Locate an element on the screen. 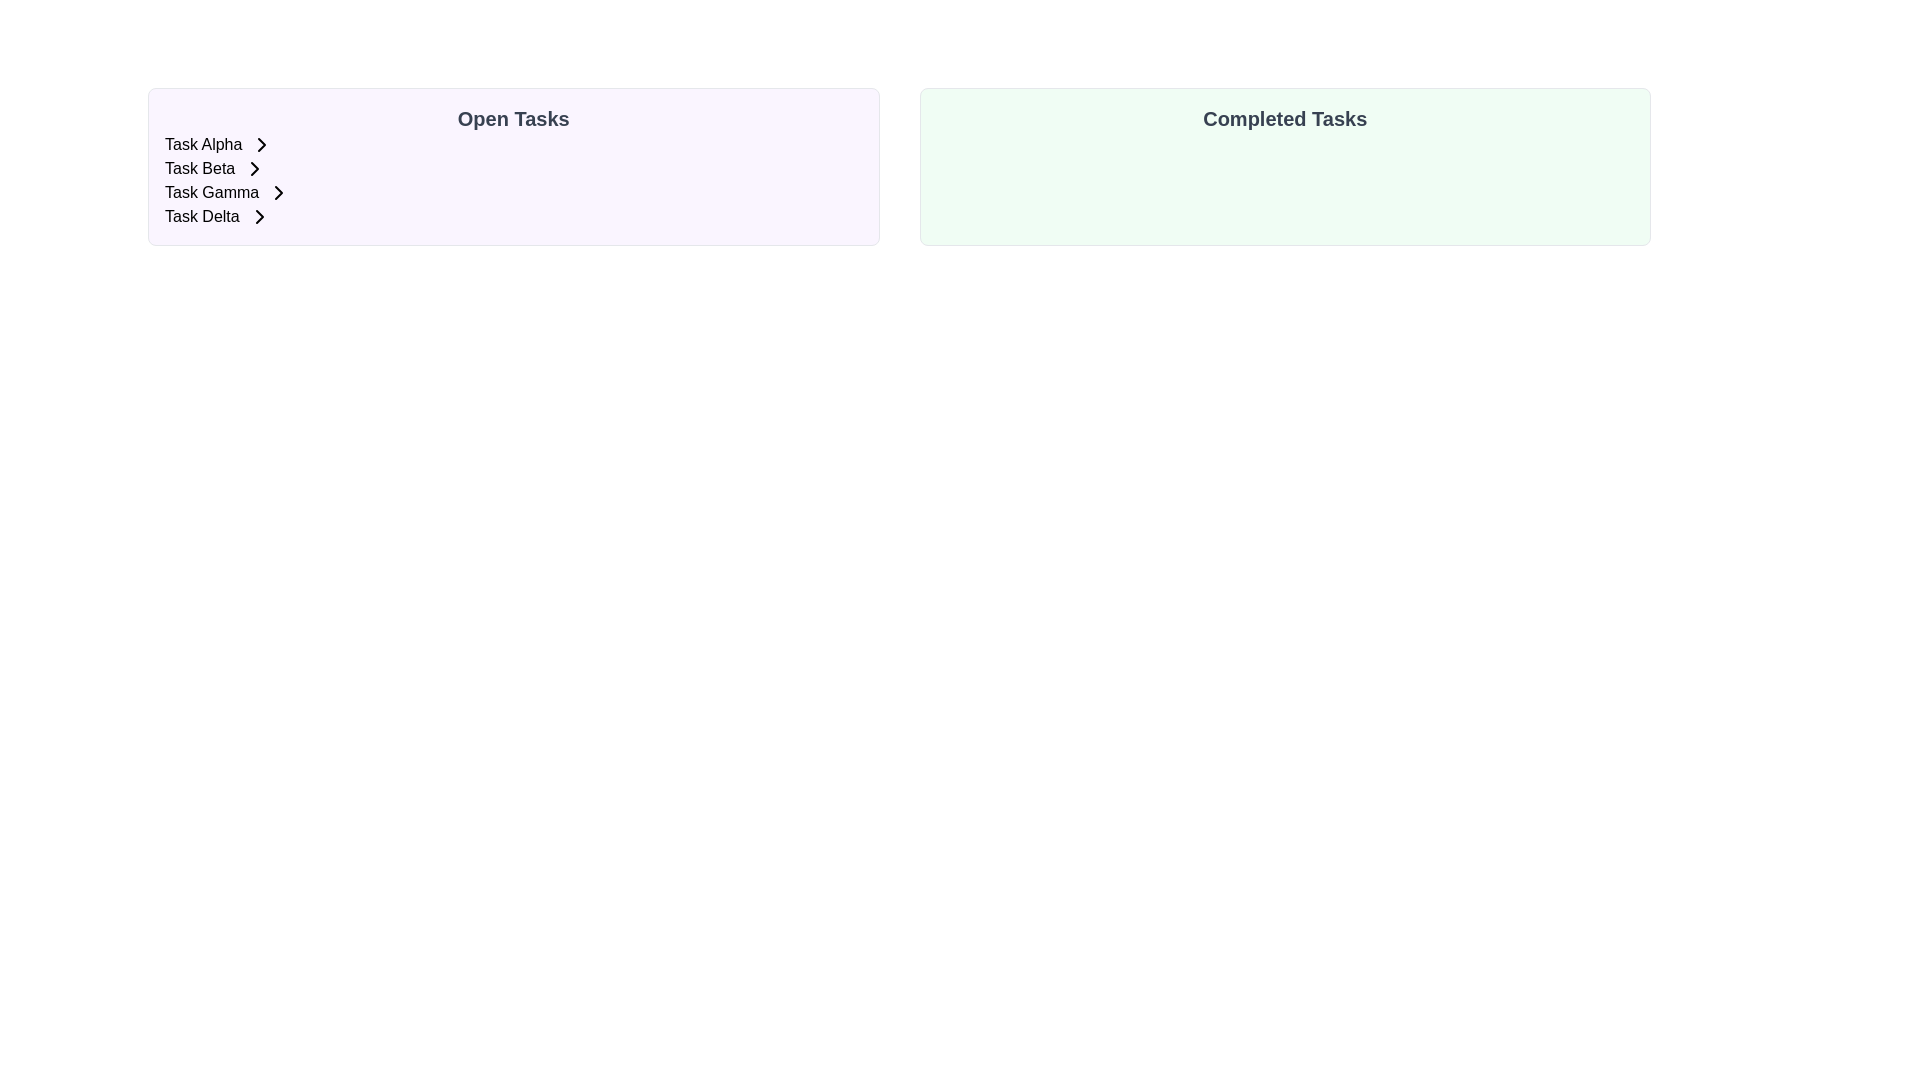  right-chevron button beside the task Task Alpha to move it to 'Completed Tasks' is located at coordinates (261, 144).